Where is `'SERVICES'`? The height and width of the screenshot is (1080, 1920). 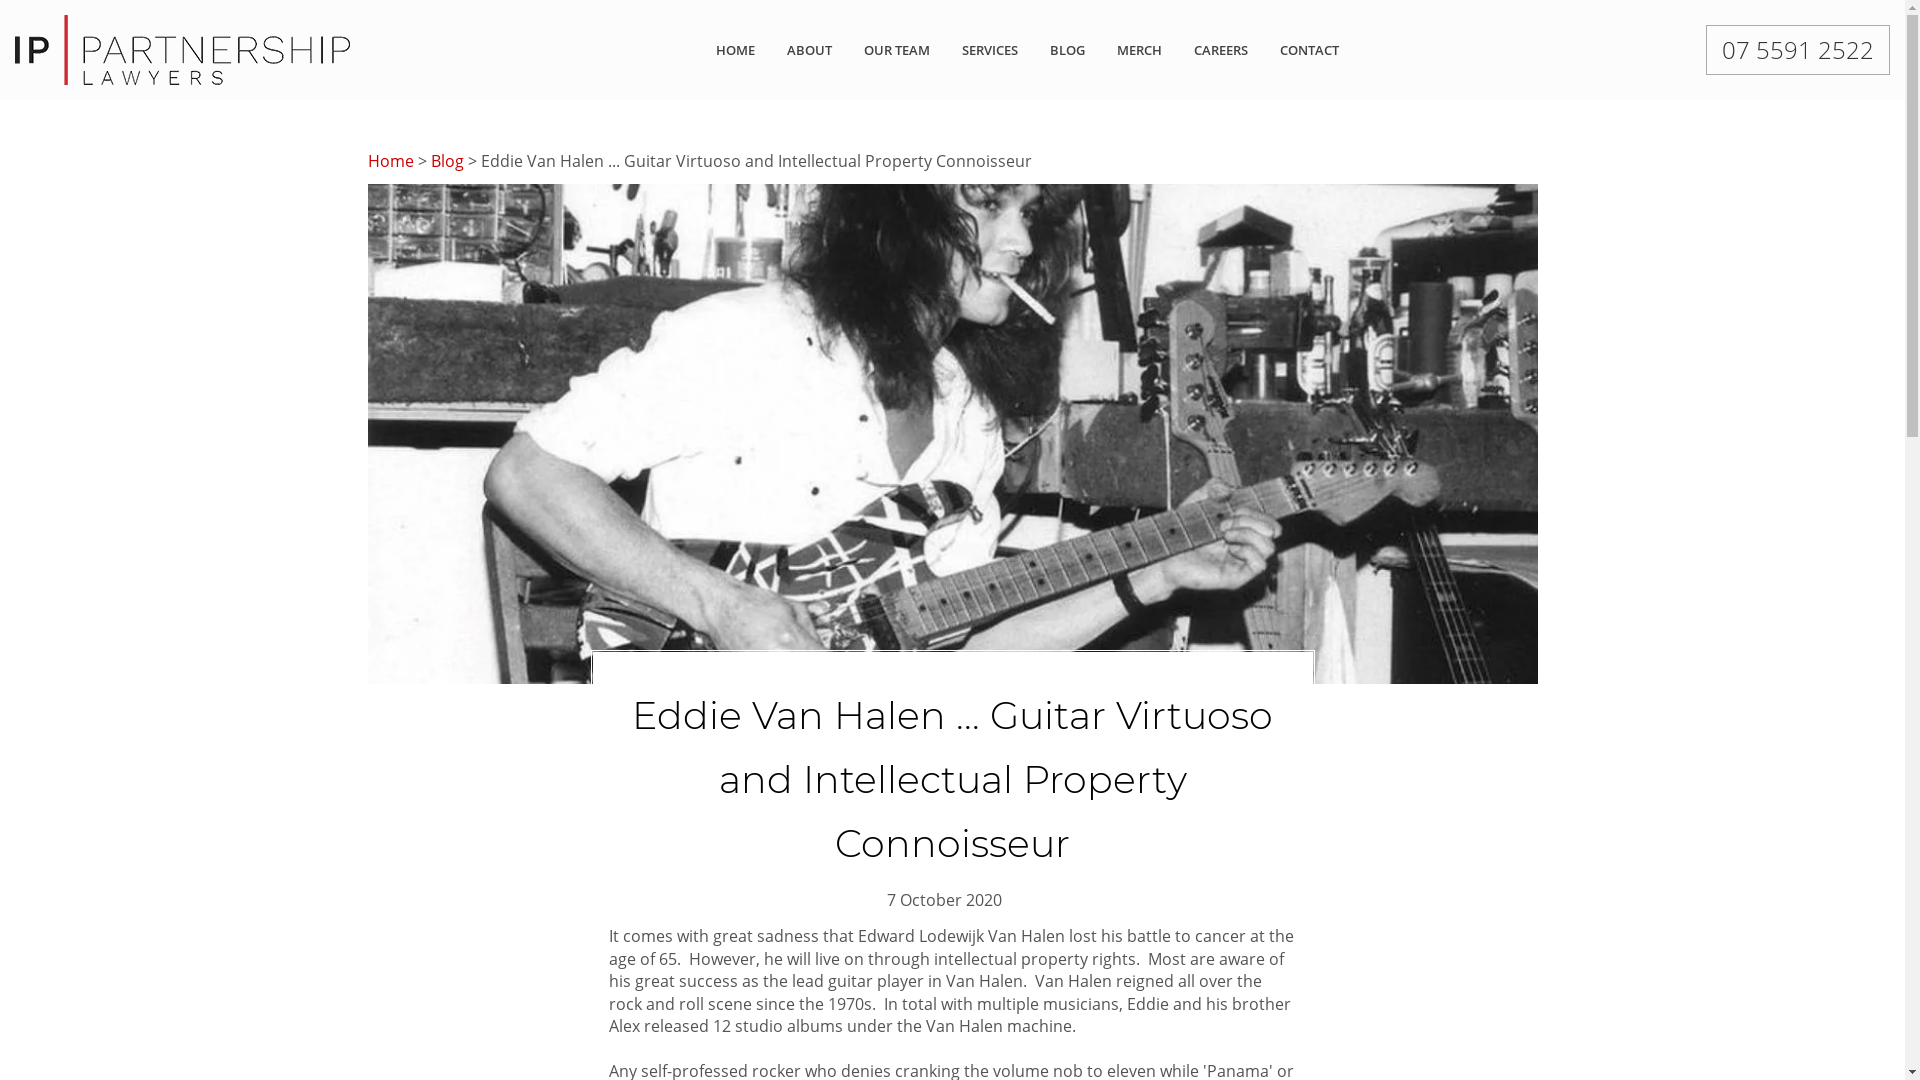
'SERVICES' is located at coordinates (989, 49).